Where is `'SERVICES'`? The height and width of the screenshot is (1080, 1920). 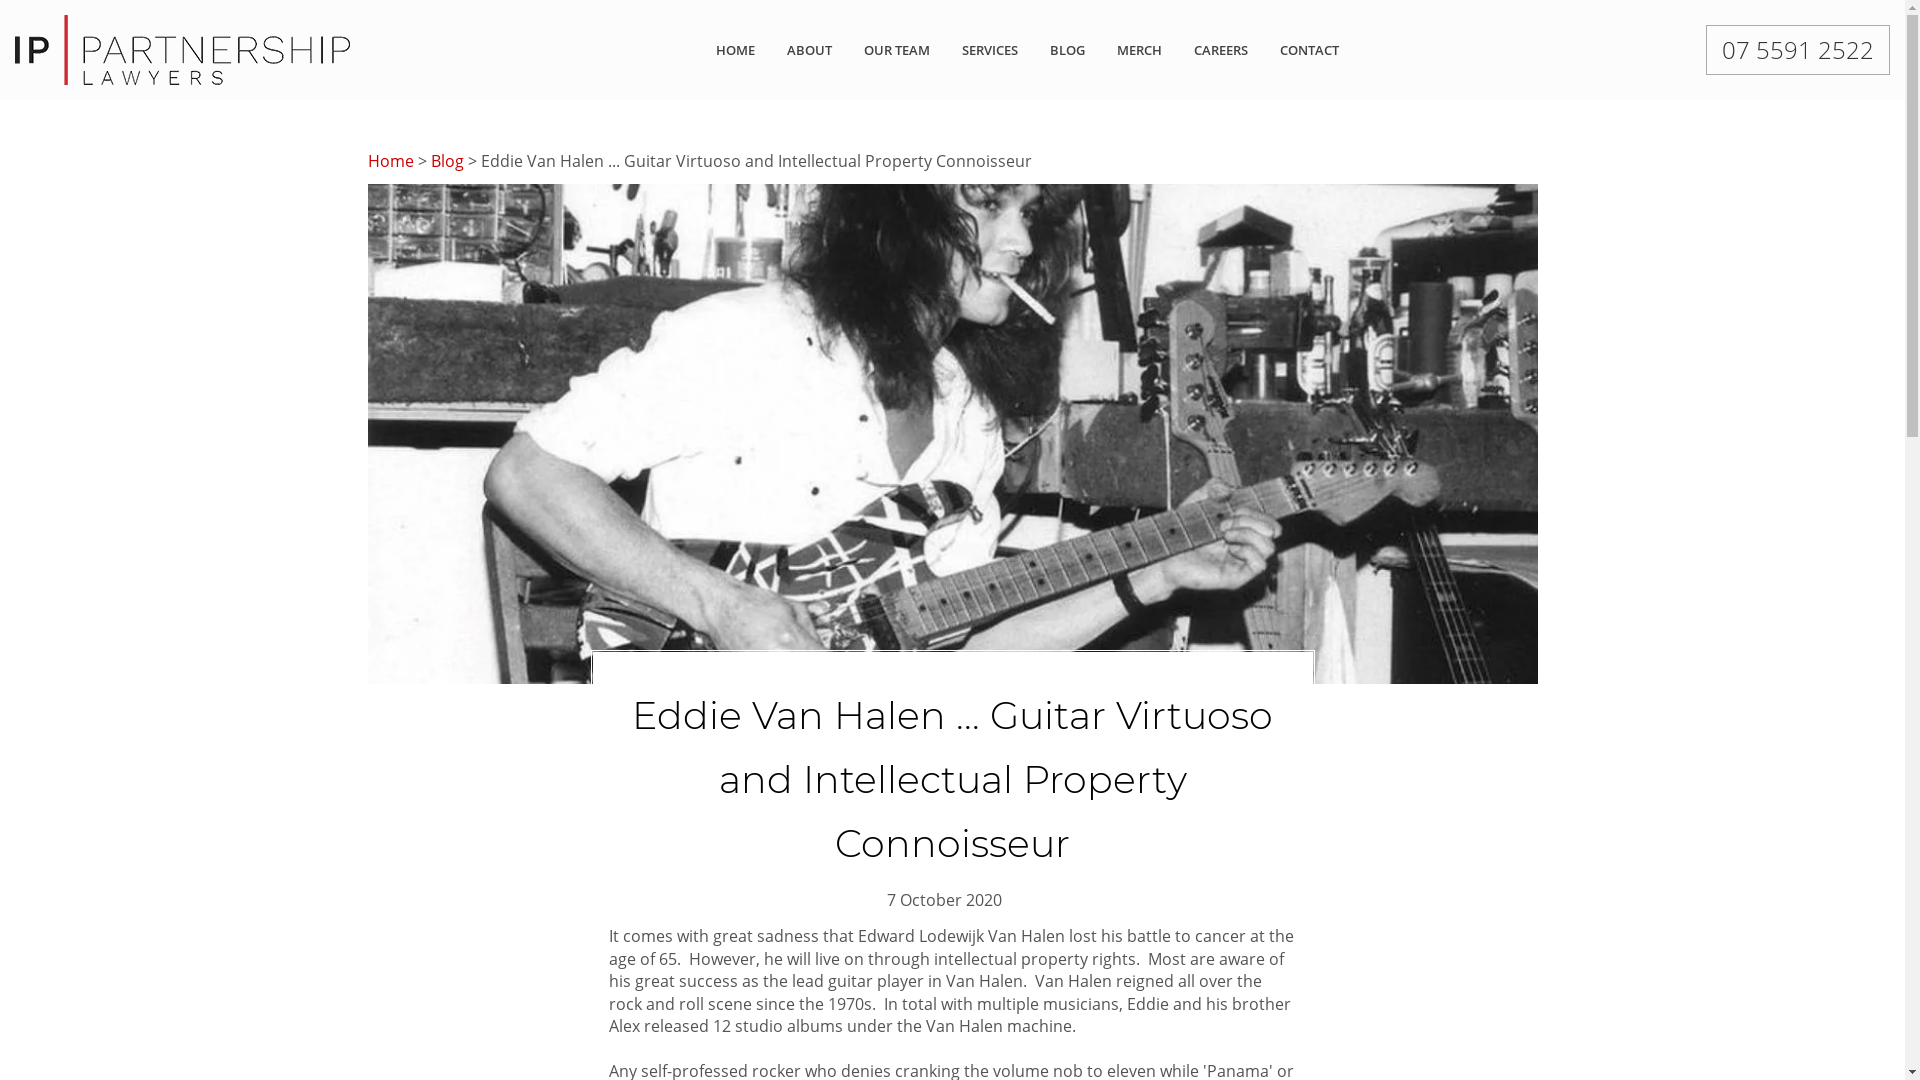
'SERVICES' is located at coordinates (989, 49).